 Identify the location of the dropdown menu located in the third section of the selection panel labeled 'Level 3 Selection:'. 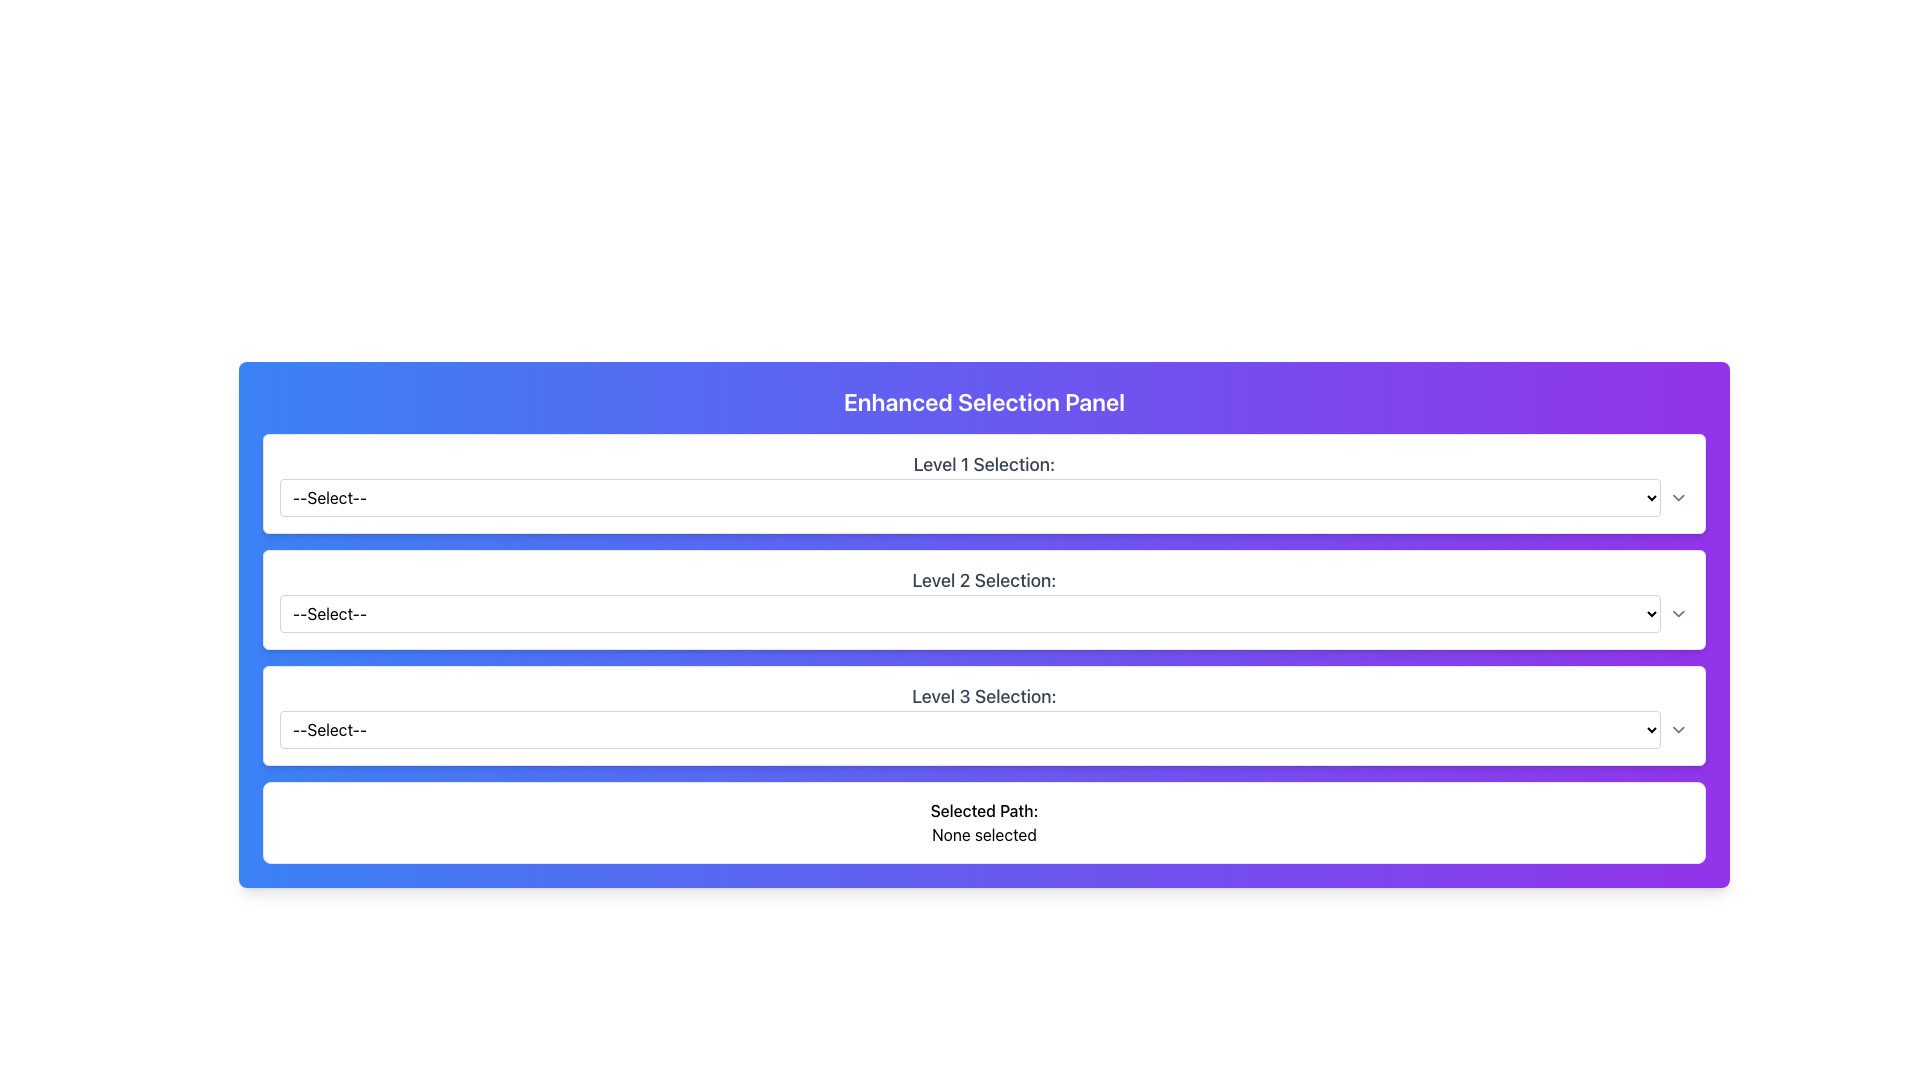
(970, 729).